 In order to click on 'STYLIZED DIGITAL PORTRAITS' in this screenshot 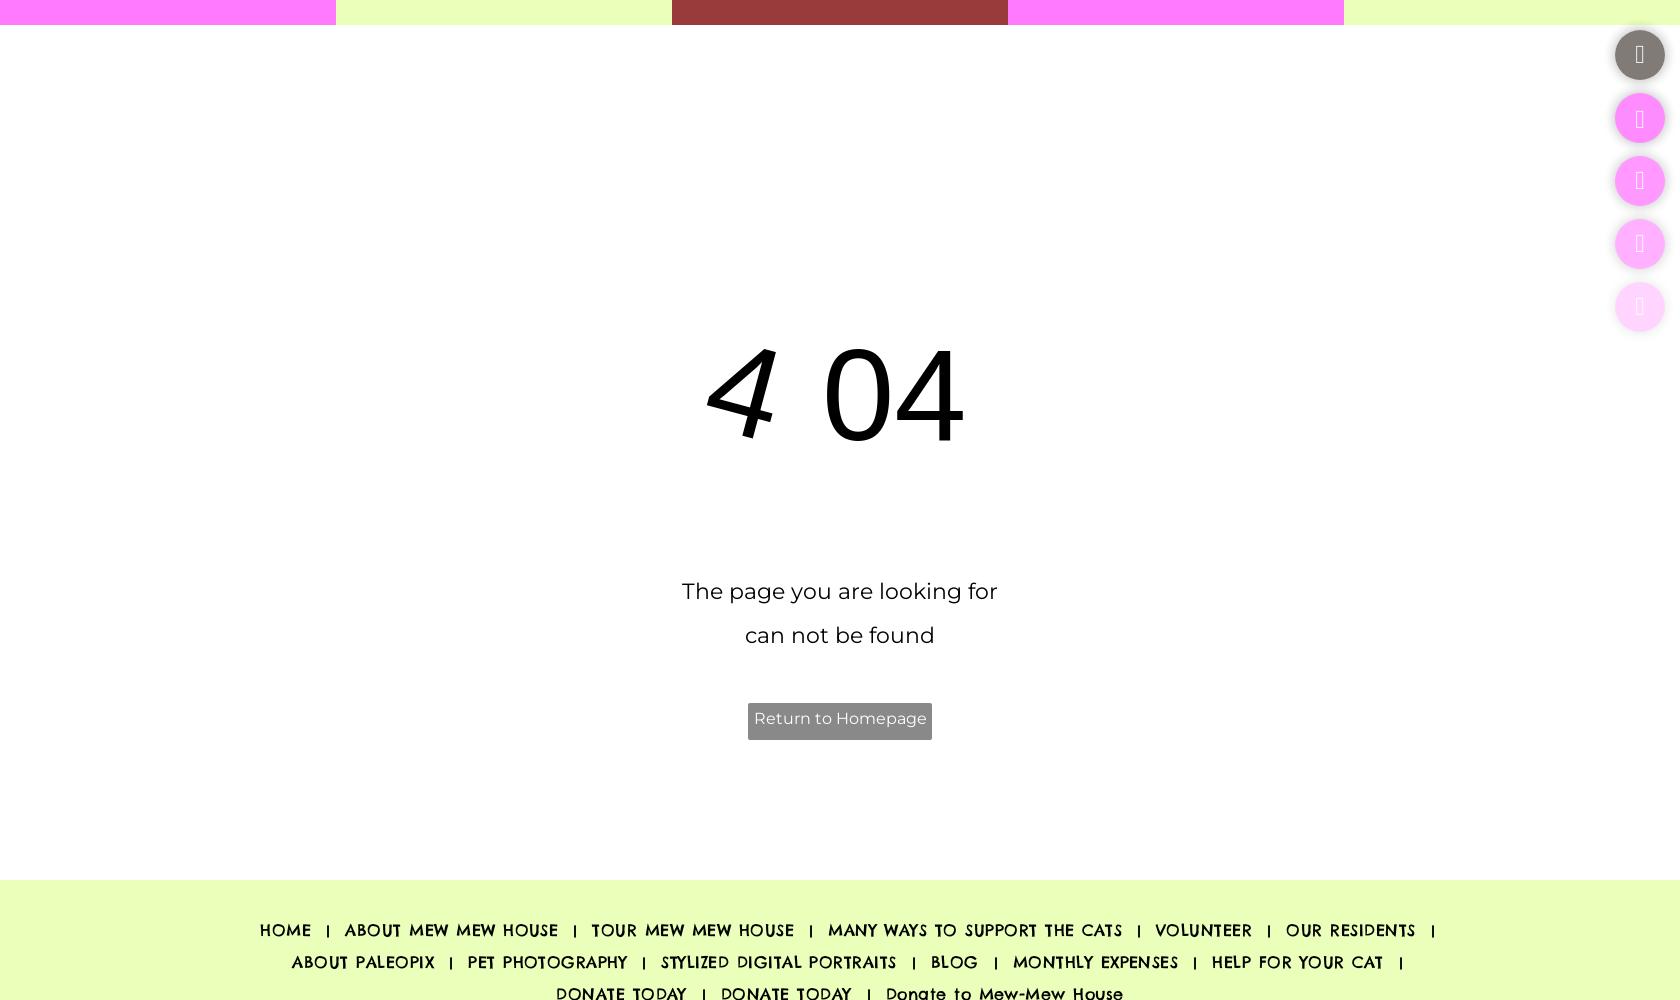, I will do `click(778, 960)`.